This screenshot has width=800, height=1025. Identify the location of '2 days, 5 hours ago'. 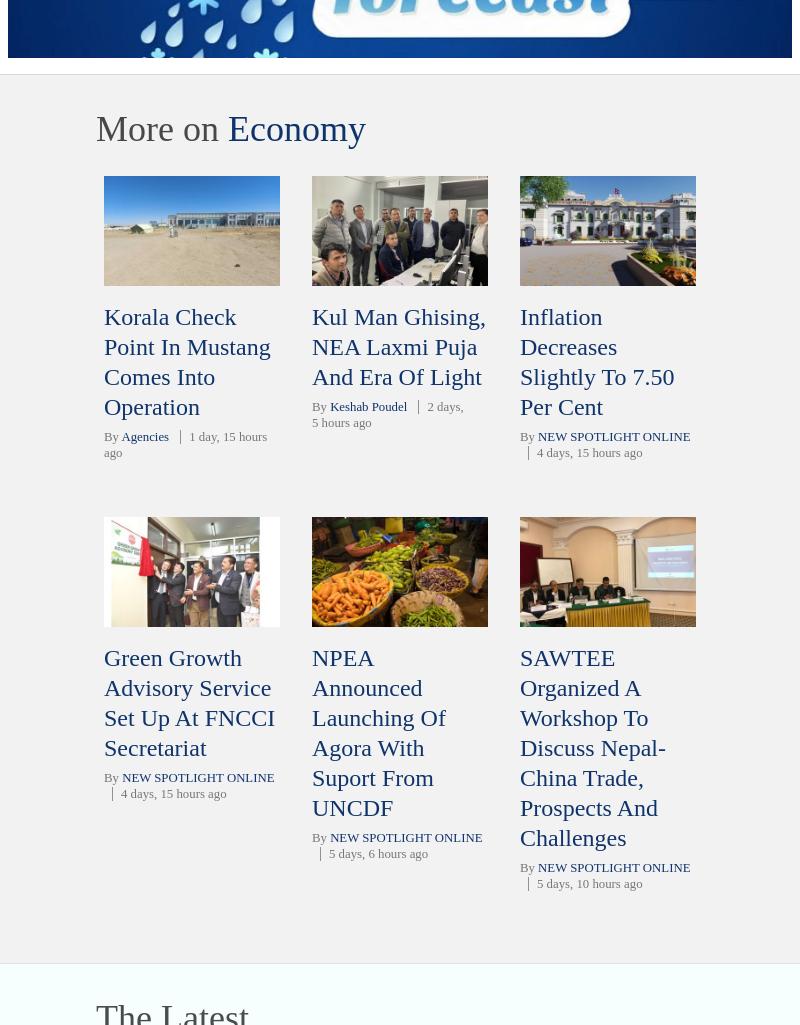
(386, 415).